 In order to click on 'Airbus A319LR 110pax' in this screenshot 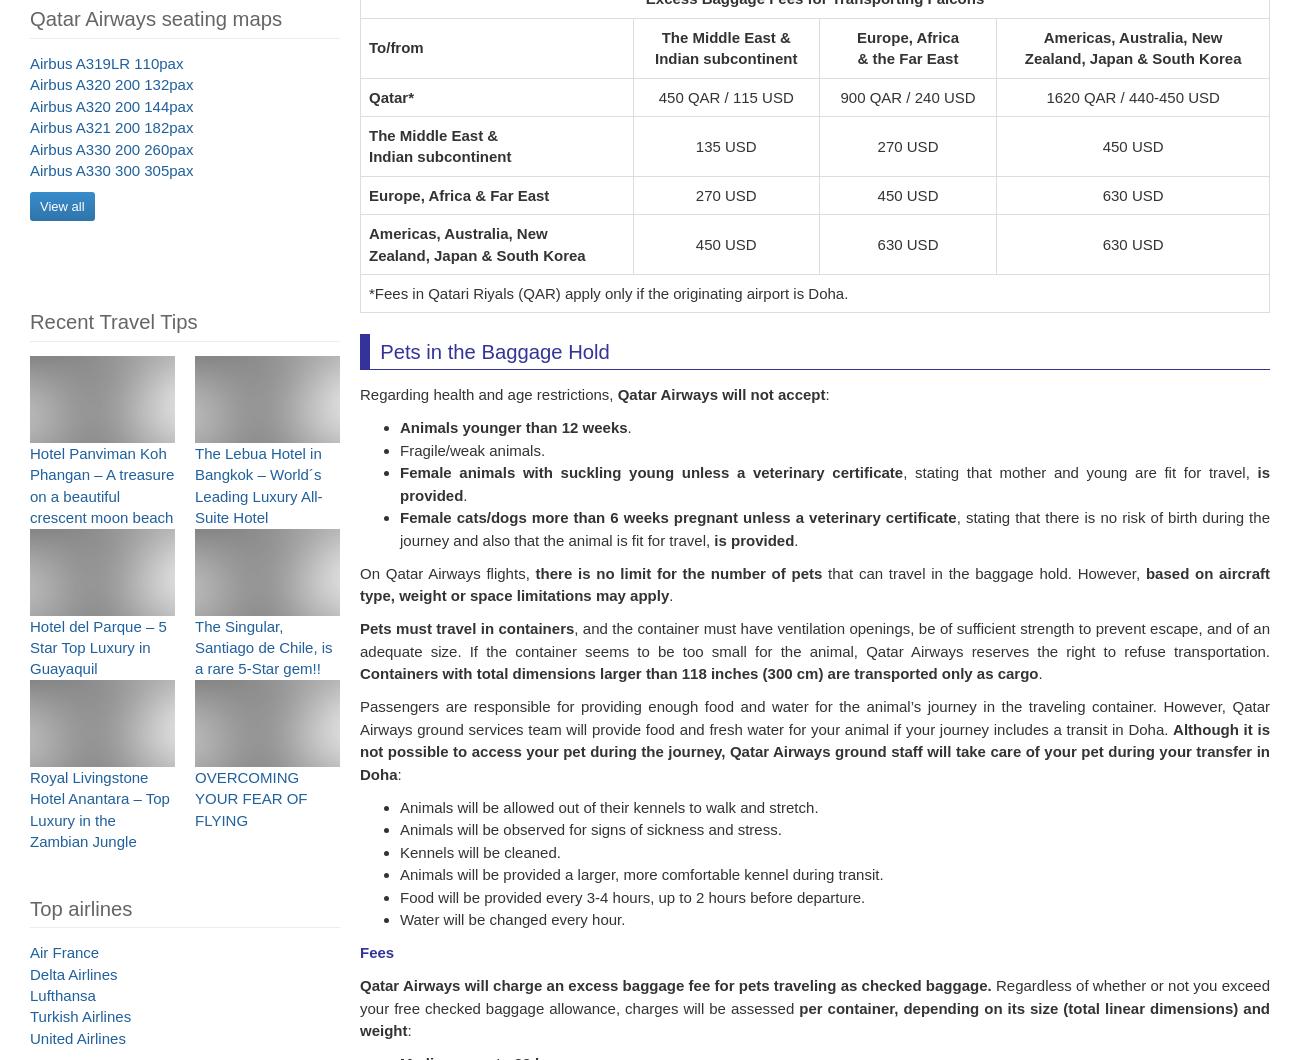, I will do `click(106, 75)`.